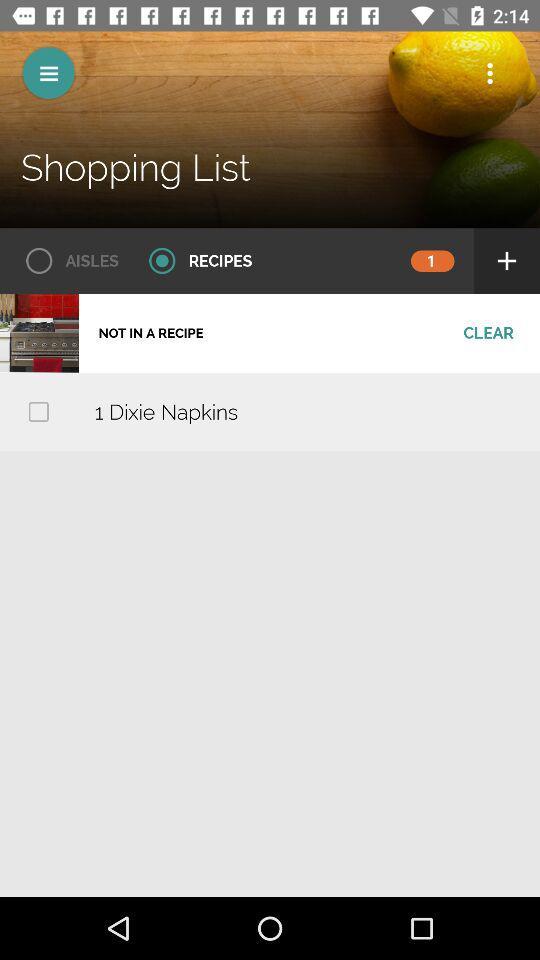  What do you see at coordinates (489, 73) in the screenshot?
I see `show more option` at bounding box center [489, 73].